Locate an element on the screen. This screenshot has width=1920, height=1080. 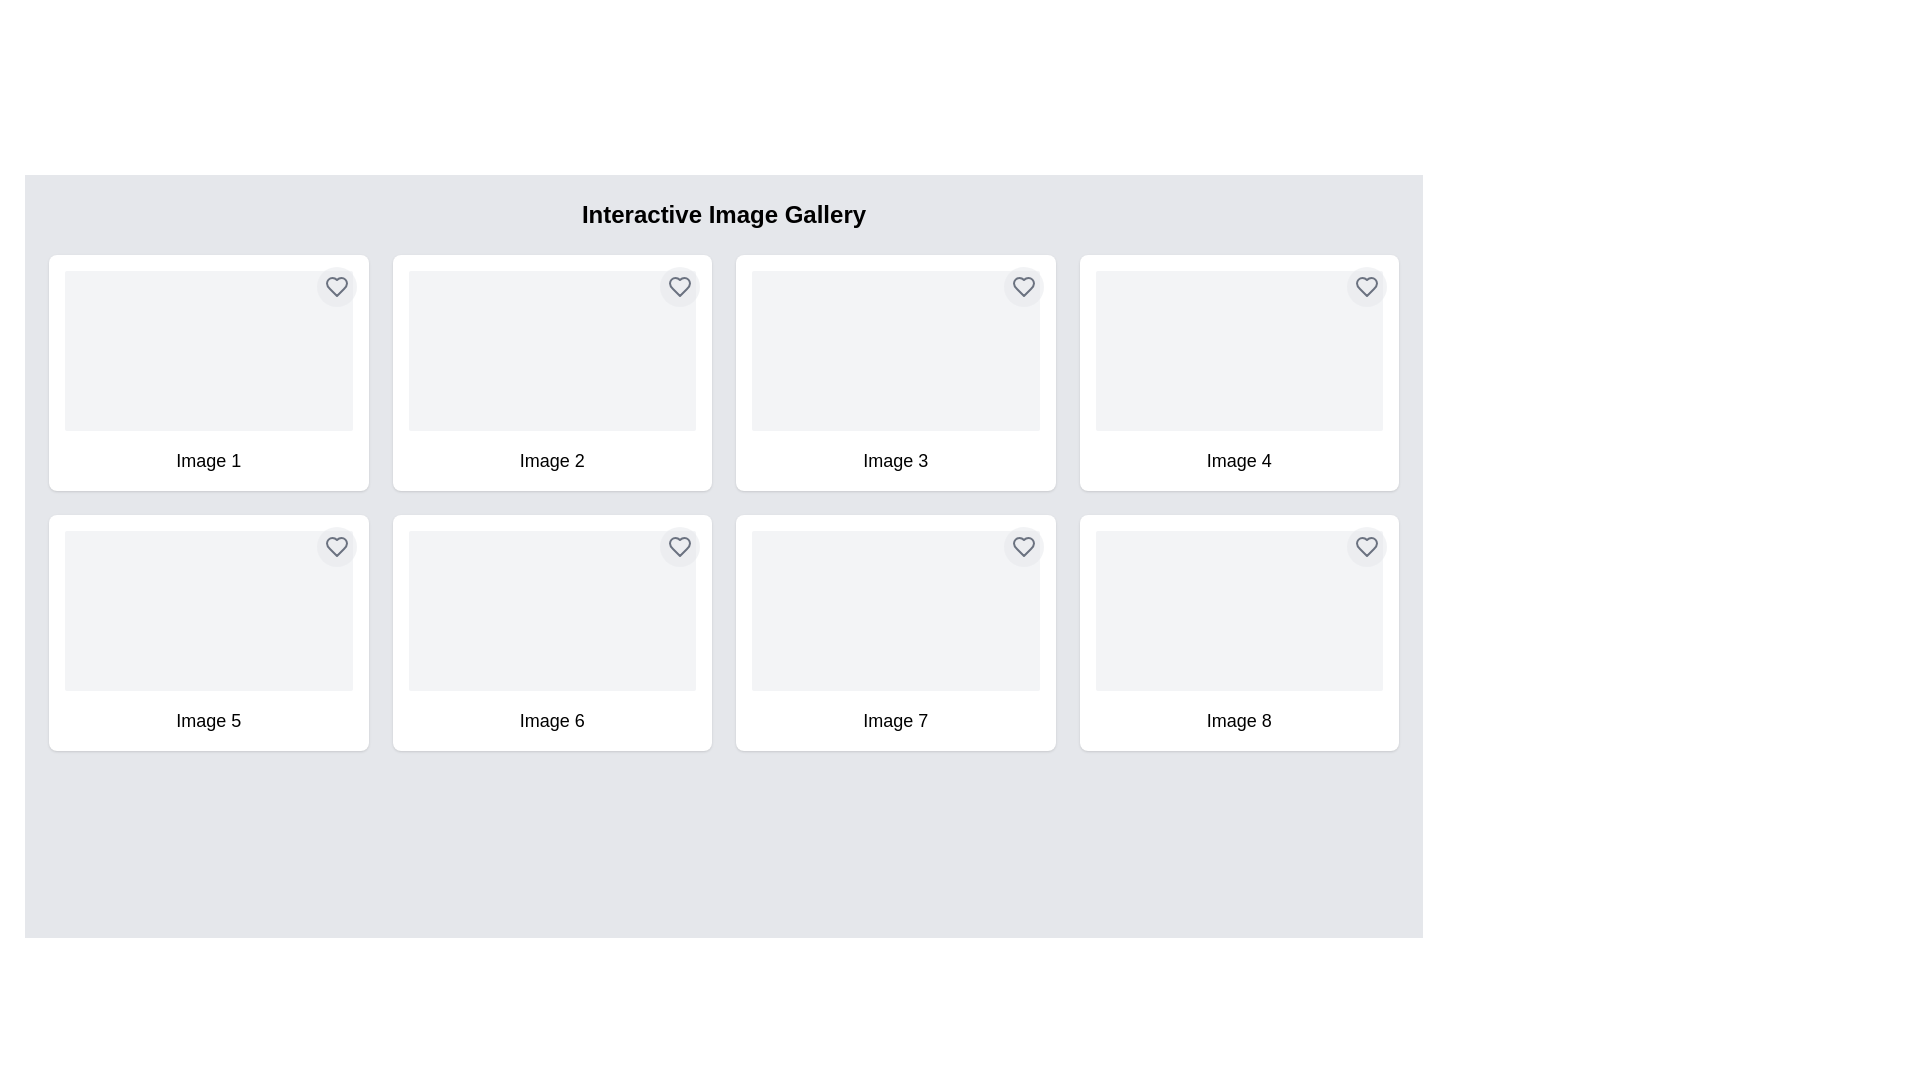
the heart-shaped icon inside the circular button located at the top-right corner of 'Image 1' to mark the item as favorite is located at coordinates (336, 286).